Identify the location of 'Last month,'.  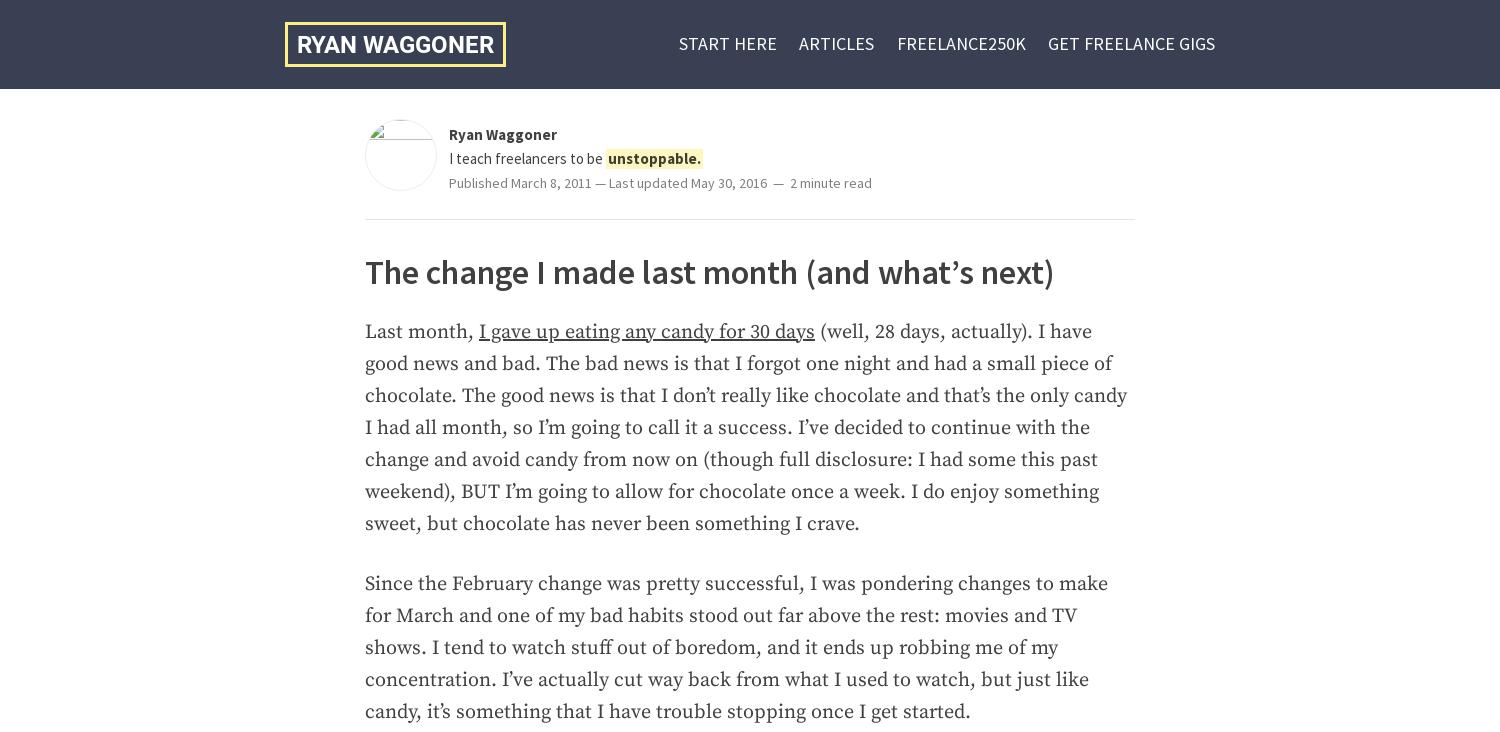
(421, 331).